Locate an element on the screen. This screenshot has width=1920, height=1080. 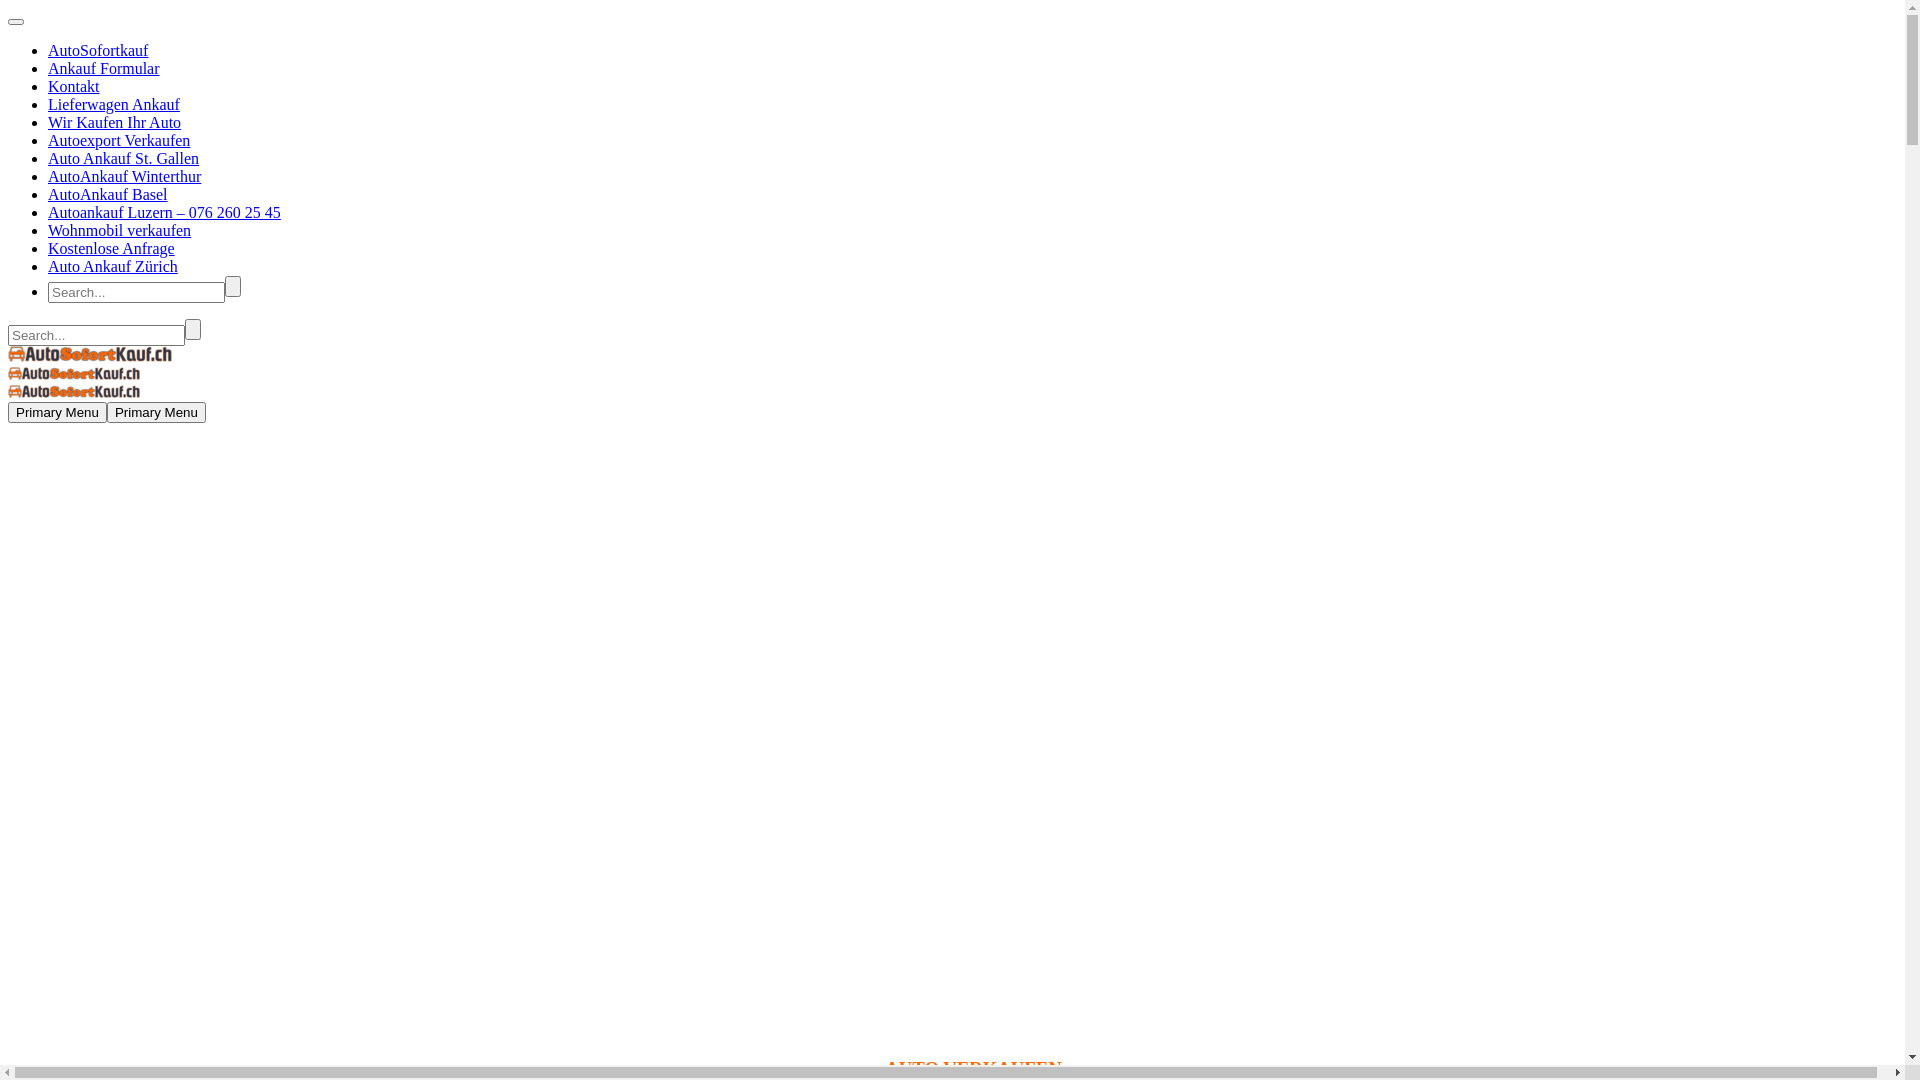
'Kontakt' is located at coordinates (73, 85).